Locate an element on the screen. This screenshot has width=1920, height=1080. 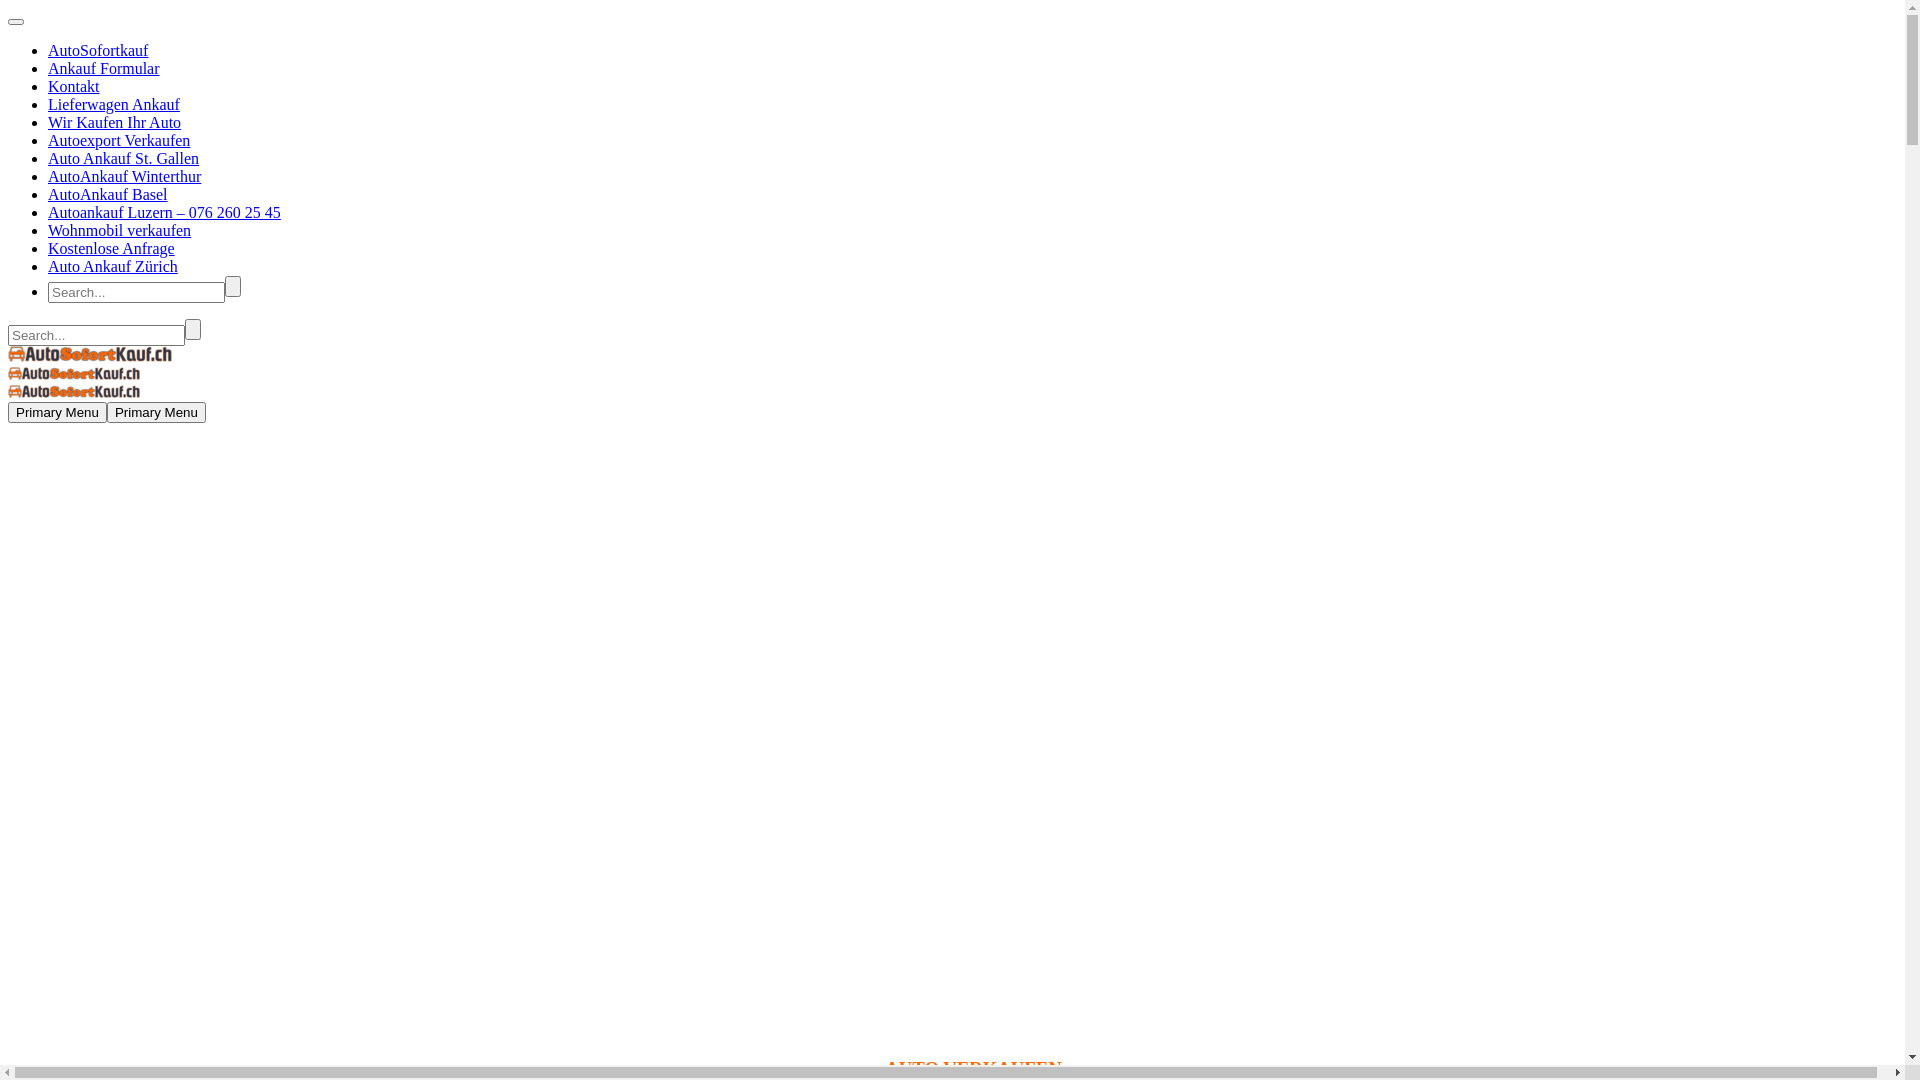
'Kontakt' is located at coordinates (73, 85).